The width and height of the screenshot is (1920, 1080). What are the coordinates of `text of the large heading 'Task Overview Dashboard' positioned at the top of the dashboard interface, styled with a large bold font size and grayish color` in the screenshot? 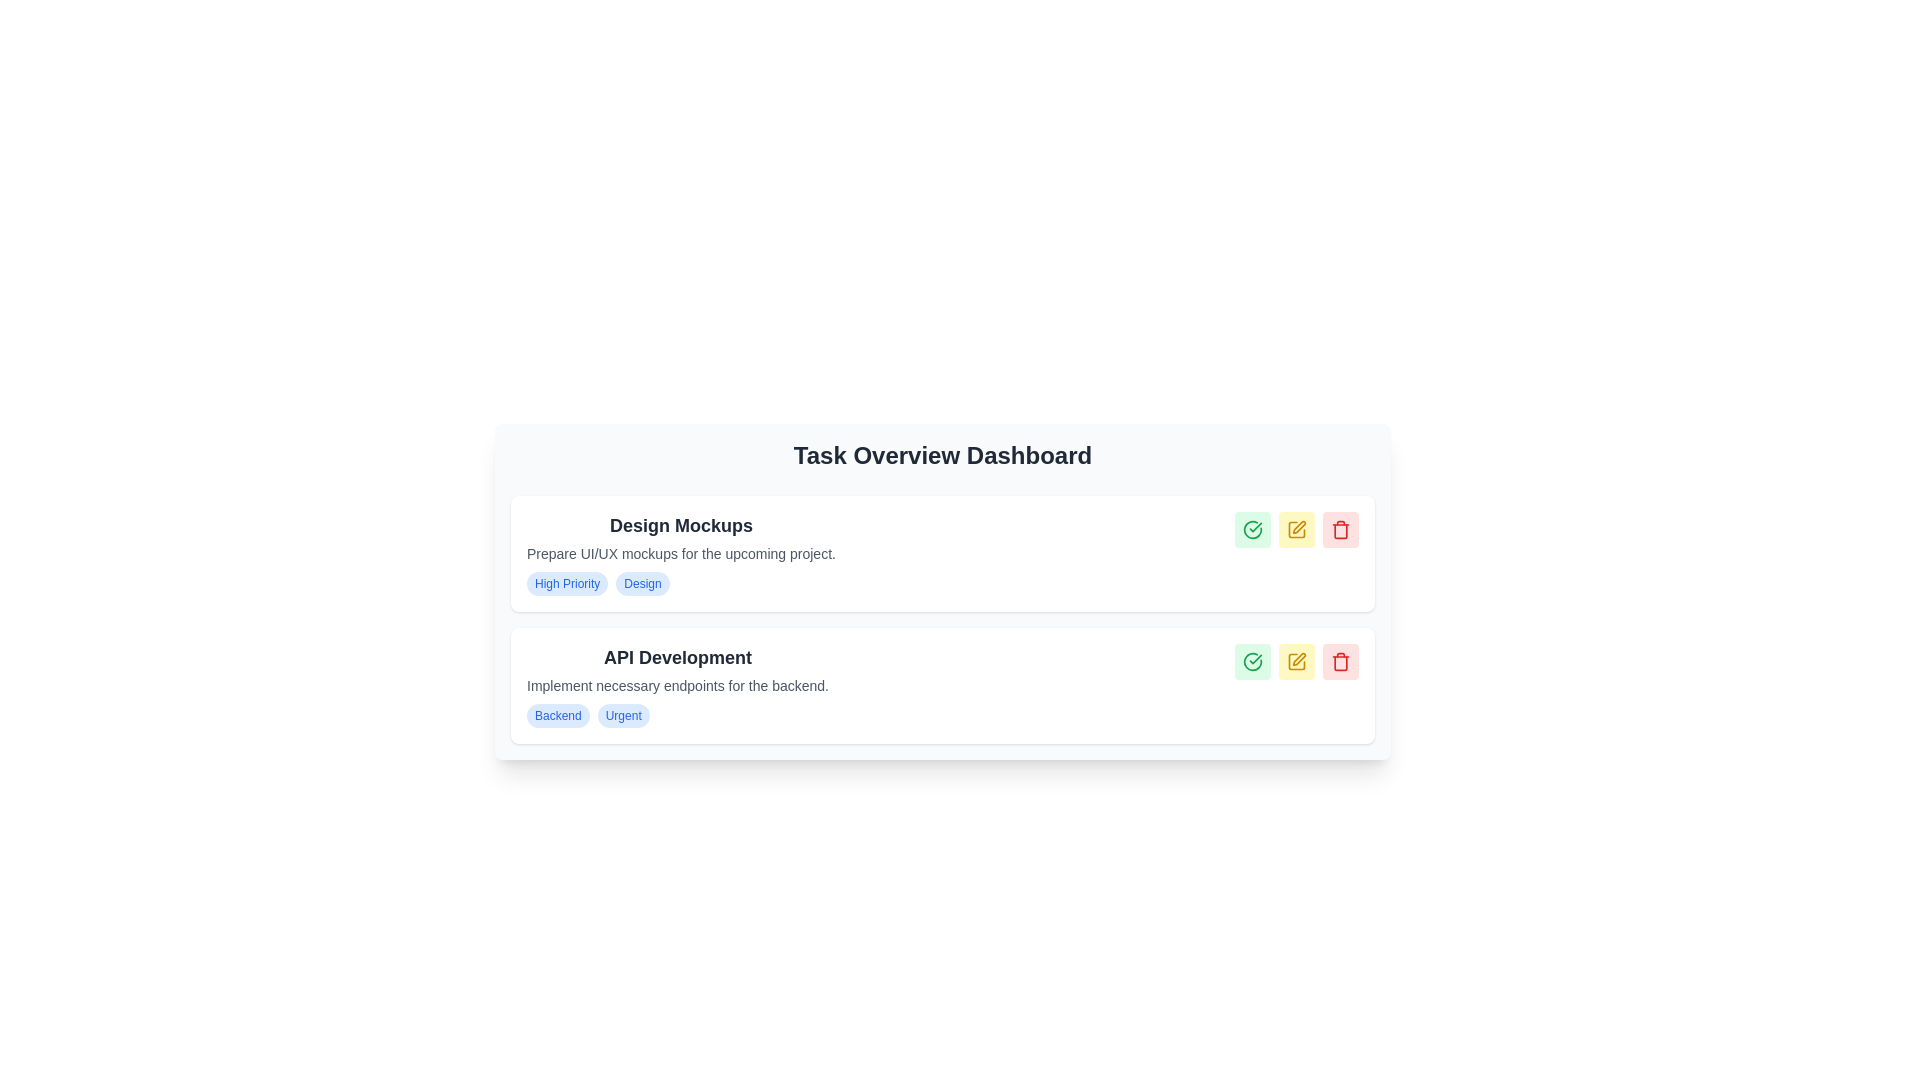 It's located at (941, 455).